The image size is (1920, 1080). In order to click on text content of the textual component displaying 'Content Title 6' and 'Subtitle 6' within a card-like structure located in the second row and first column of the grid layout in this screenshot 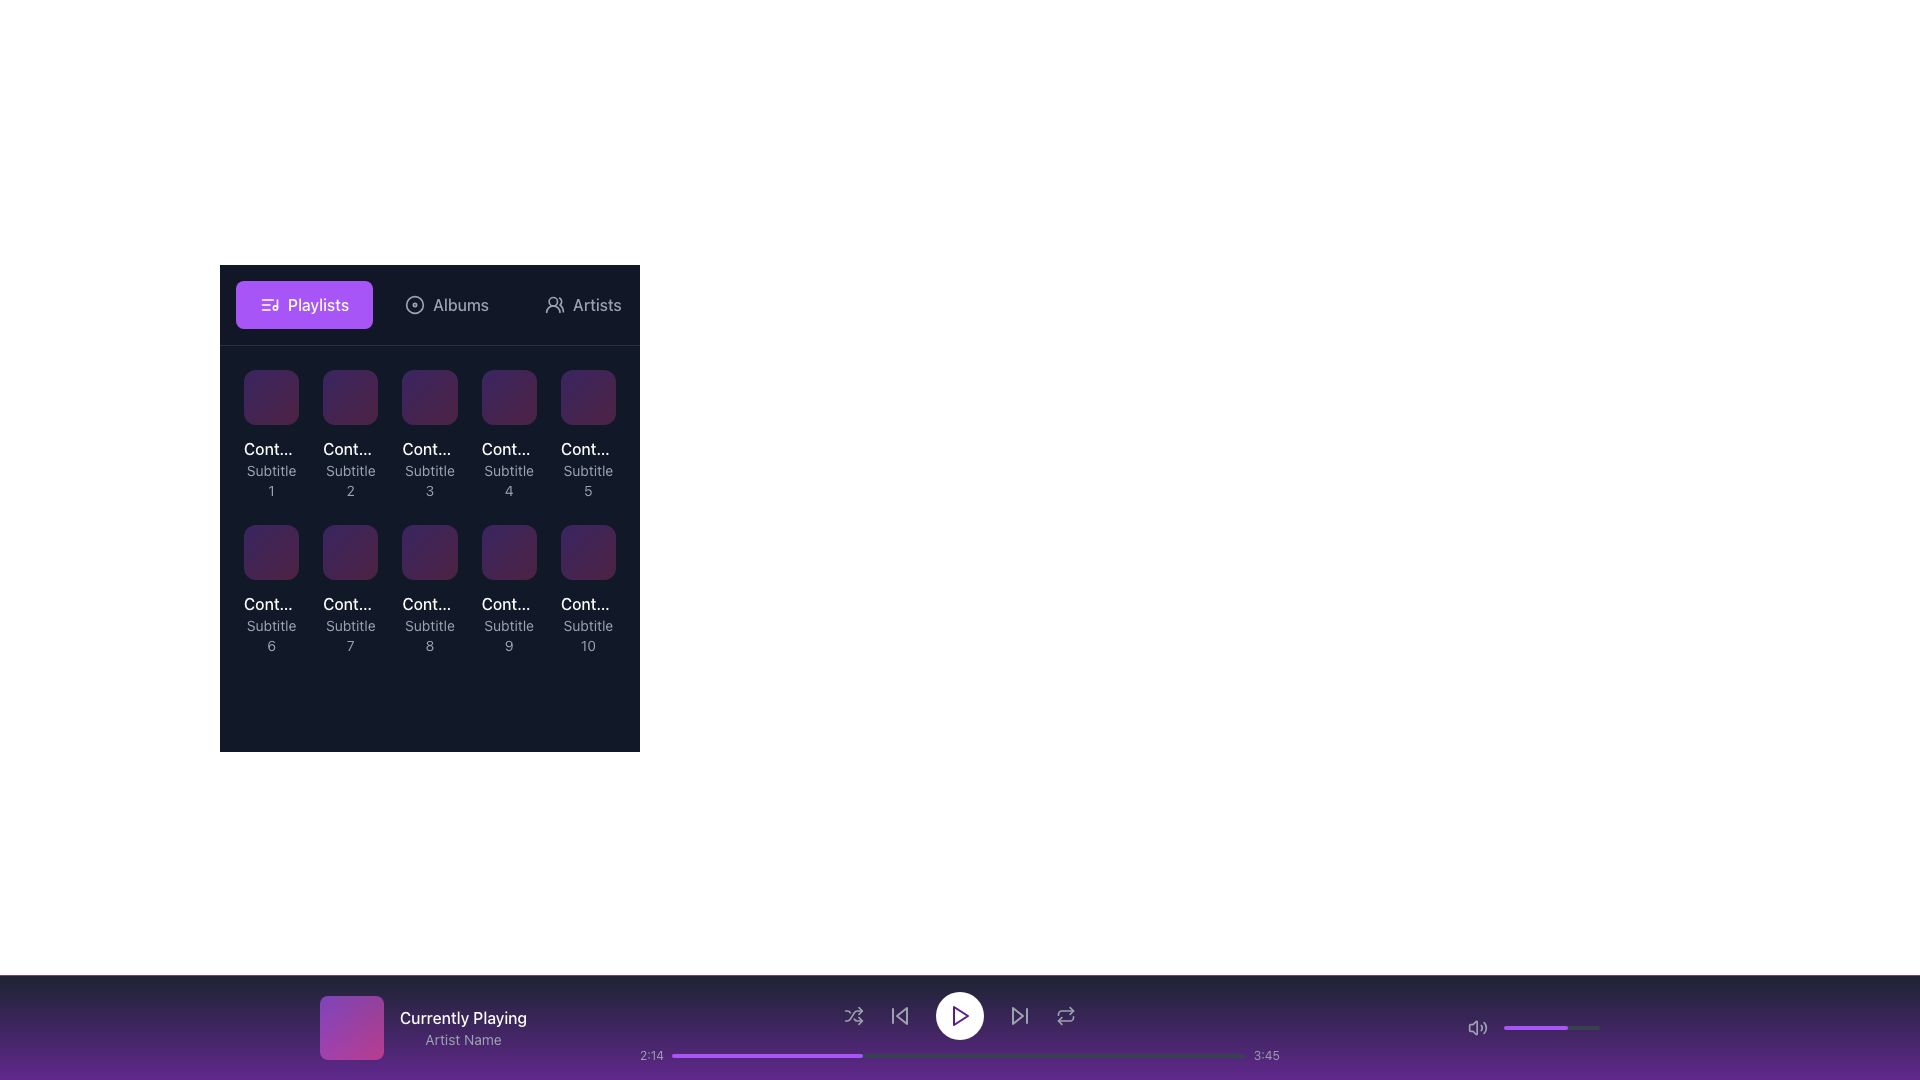, I will do `click(270, 623)`.